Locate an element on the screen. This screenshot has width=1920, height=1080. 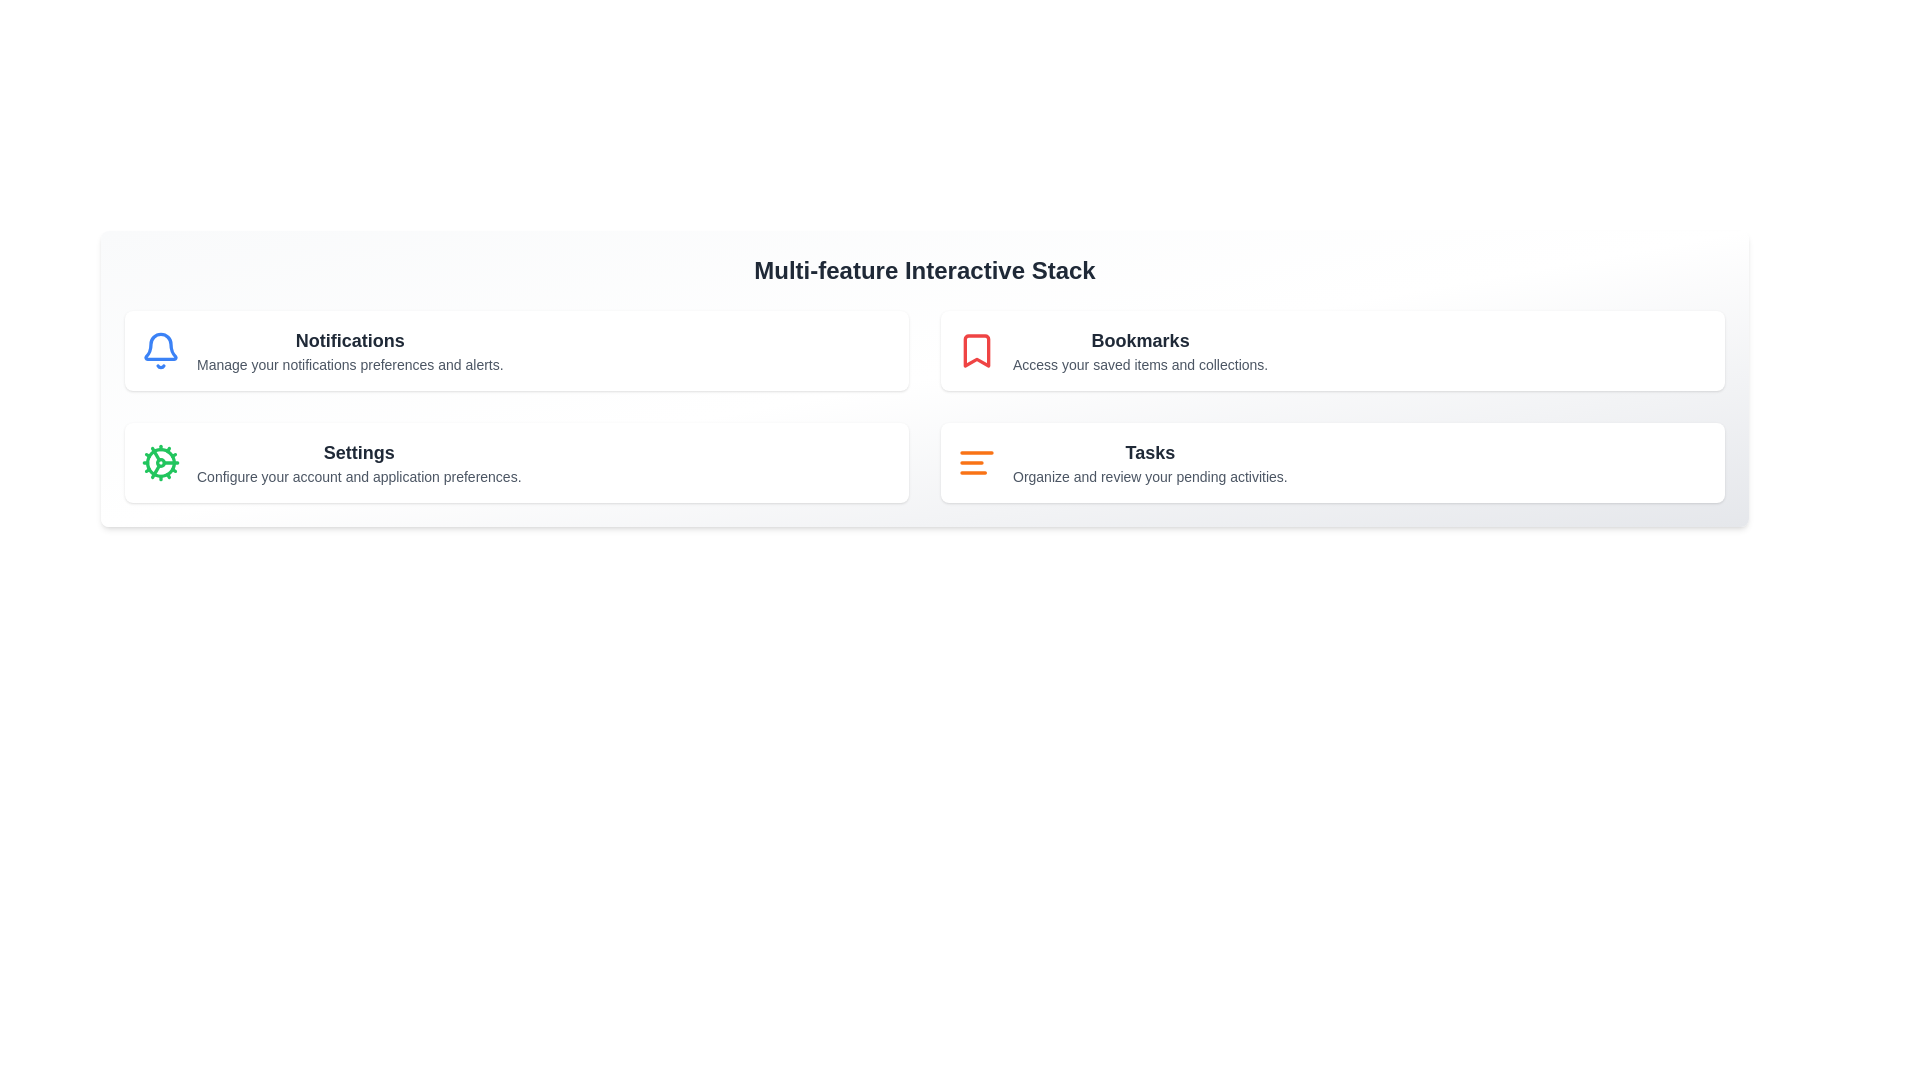
the Informational card at the top-left corner of the grid layout is located at coordinates (517, 350).